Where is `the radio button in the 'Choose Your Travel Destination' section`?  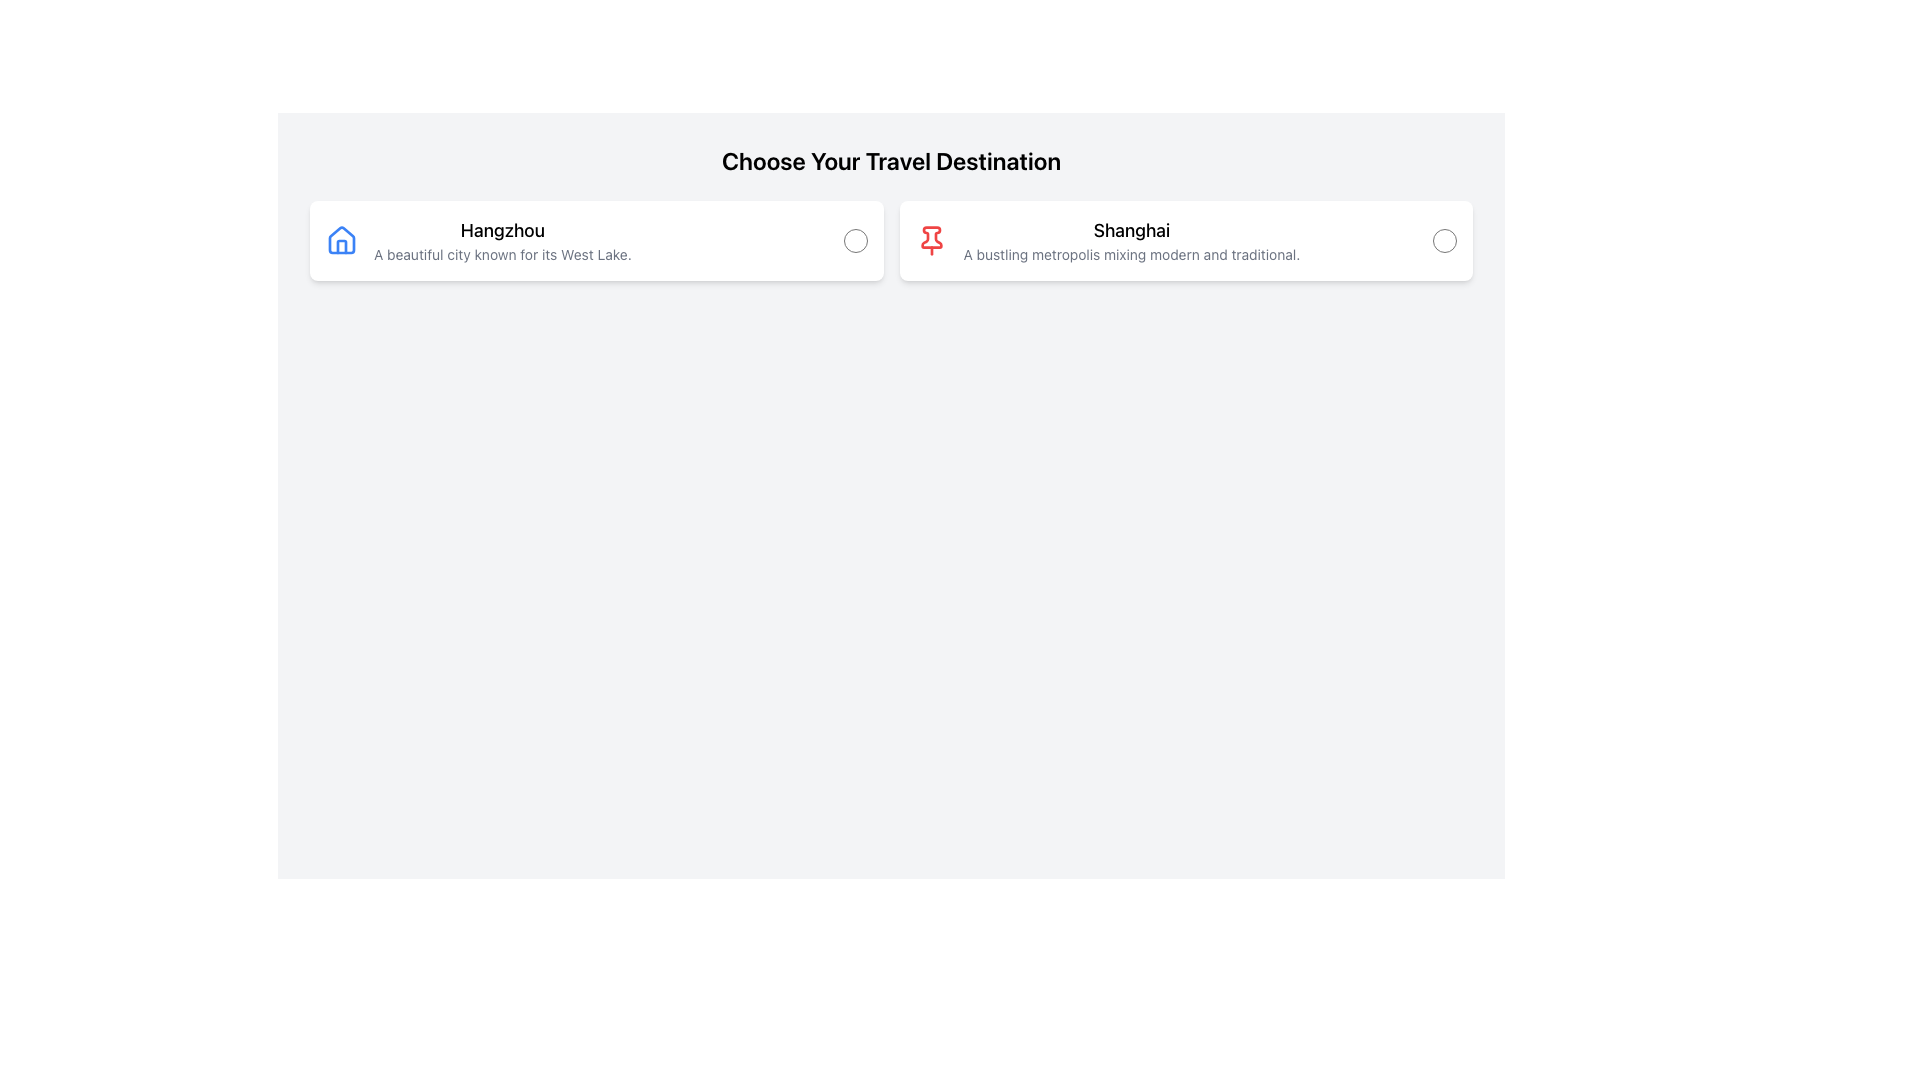
the radio button in the 'Choose Your Travel Destination' section is located at coordinates (890, 239).